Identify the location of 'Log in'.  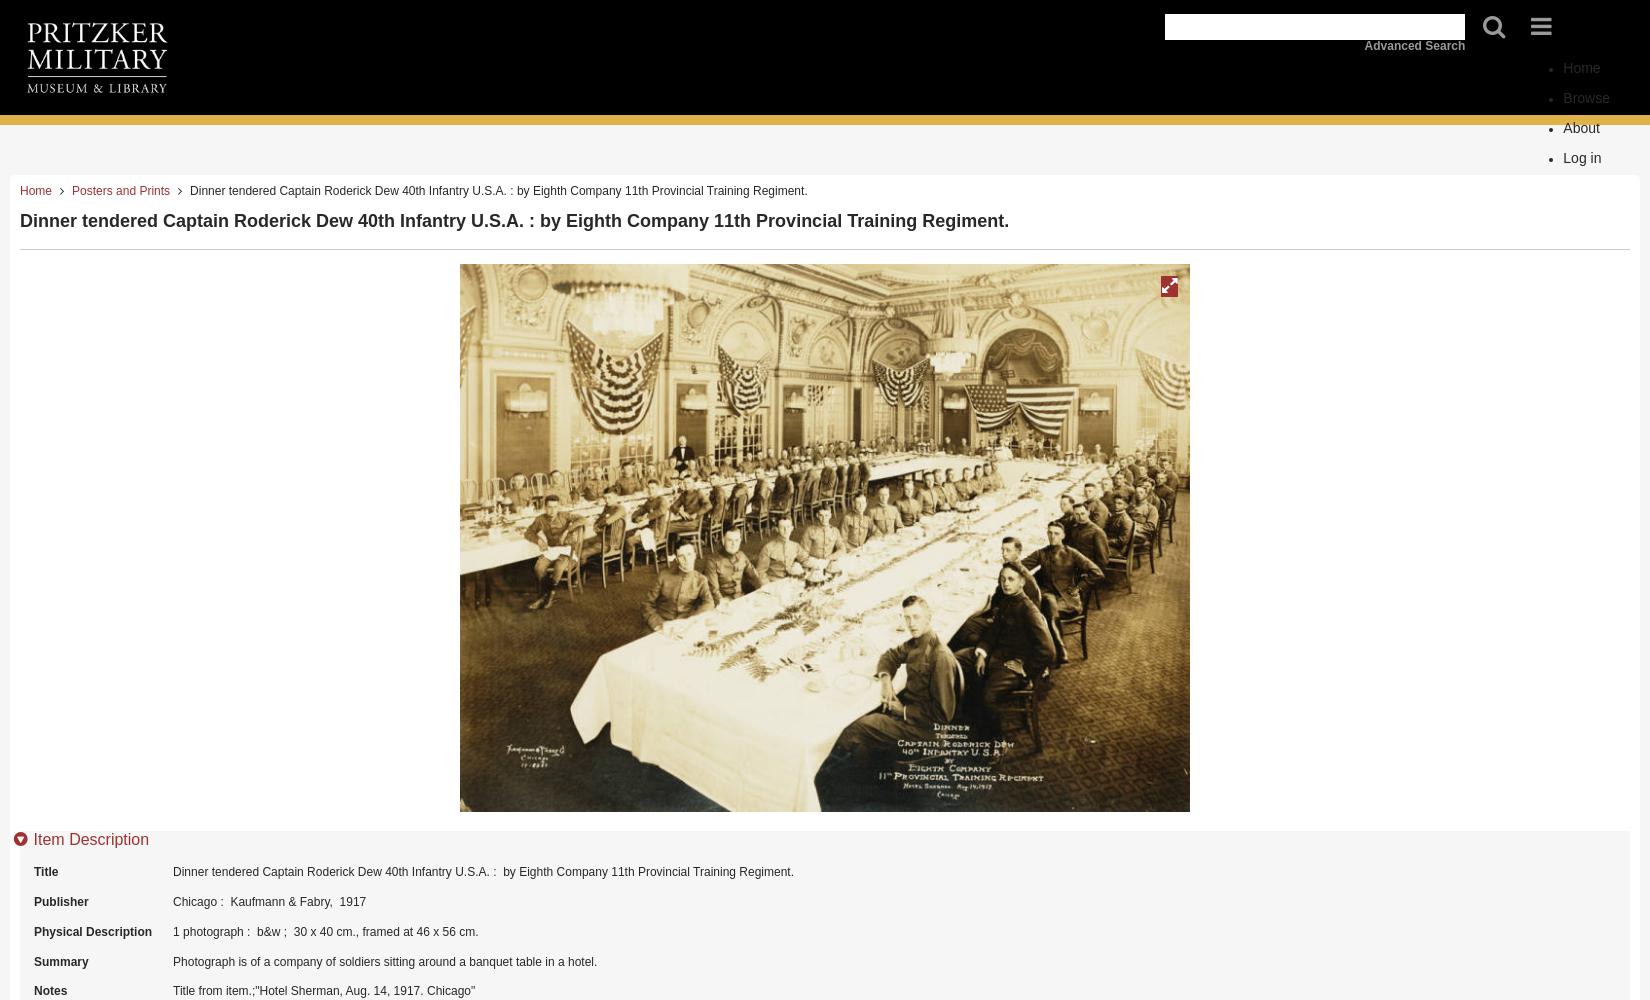
(1581, 158).